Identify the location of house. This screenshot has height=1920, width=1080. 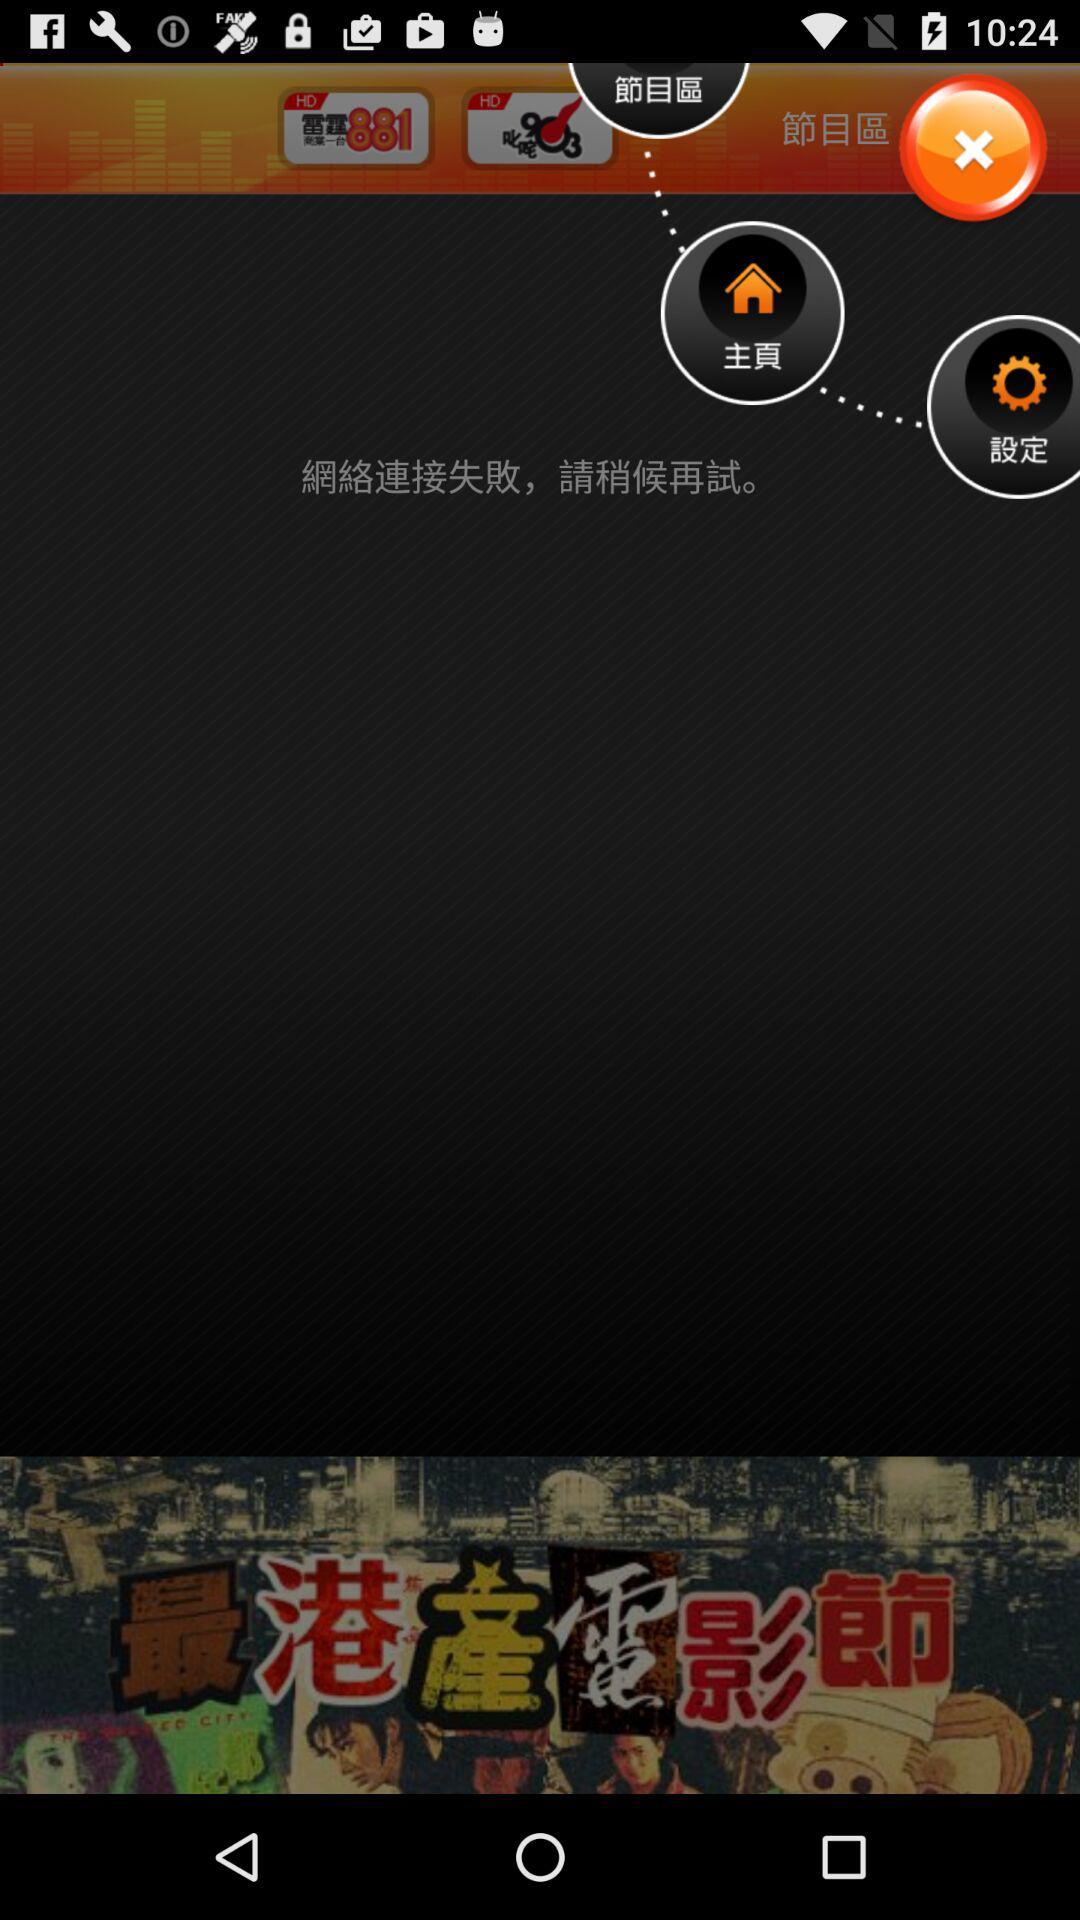
(752, 312).